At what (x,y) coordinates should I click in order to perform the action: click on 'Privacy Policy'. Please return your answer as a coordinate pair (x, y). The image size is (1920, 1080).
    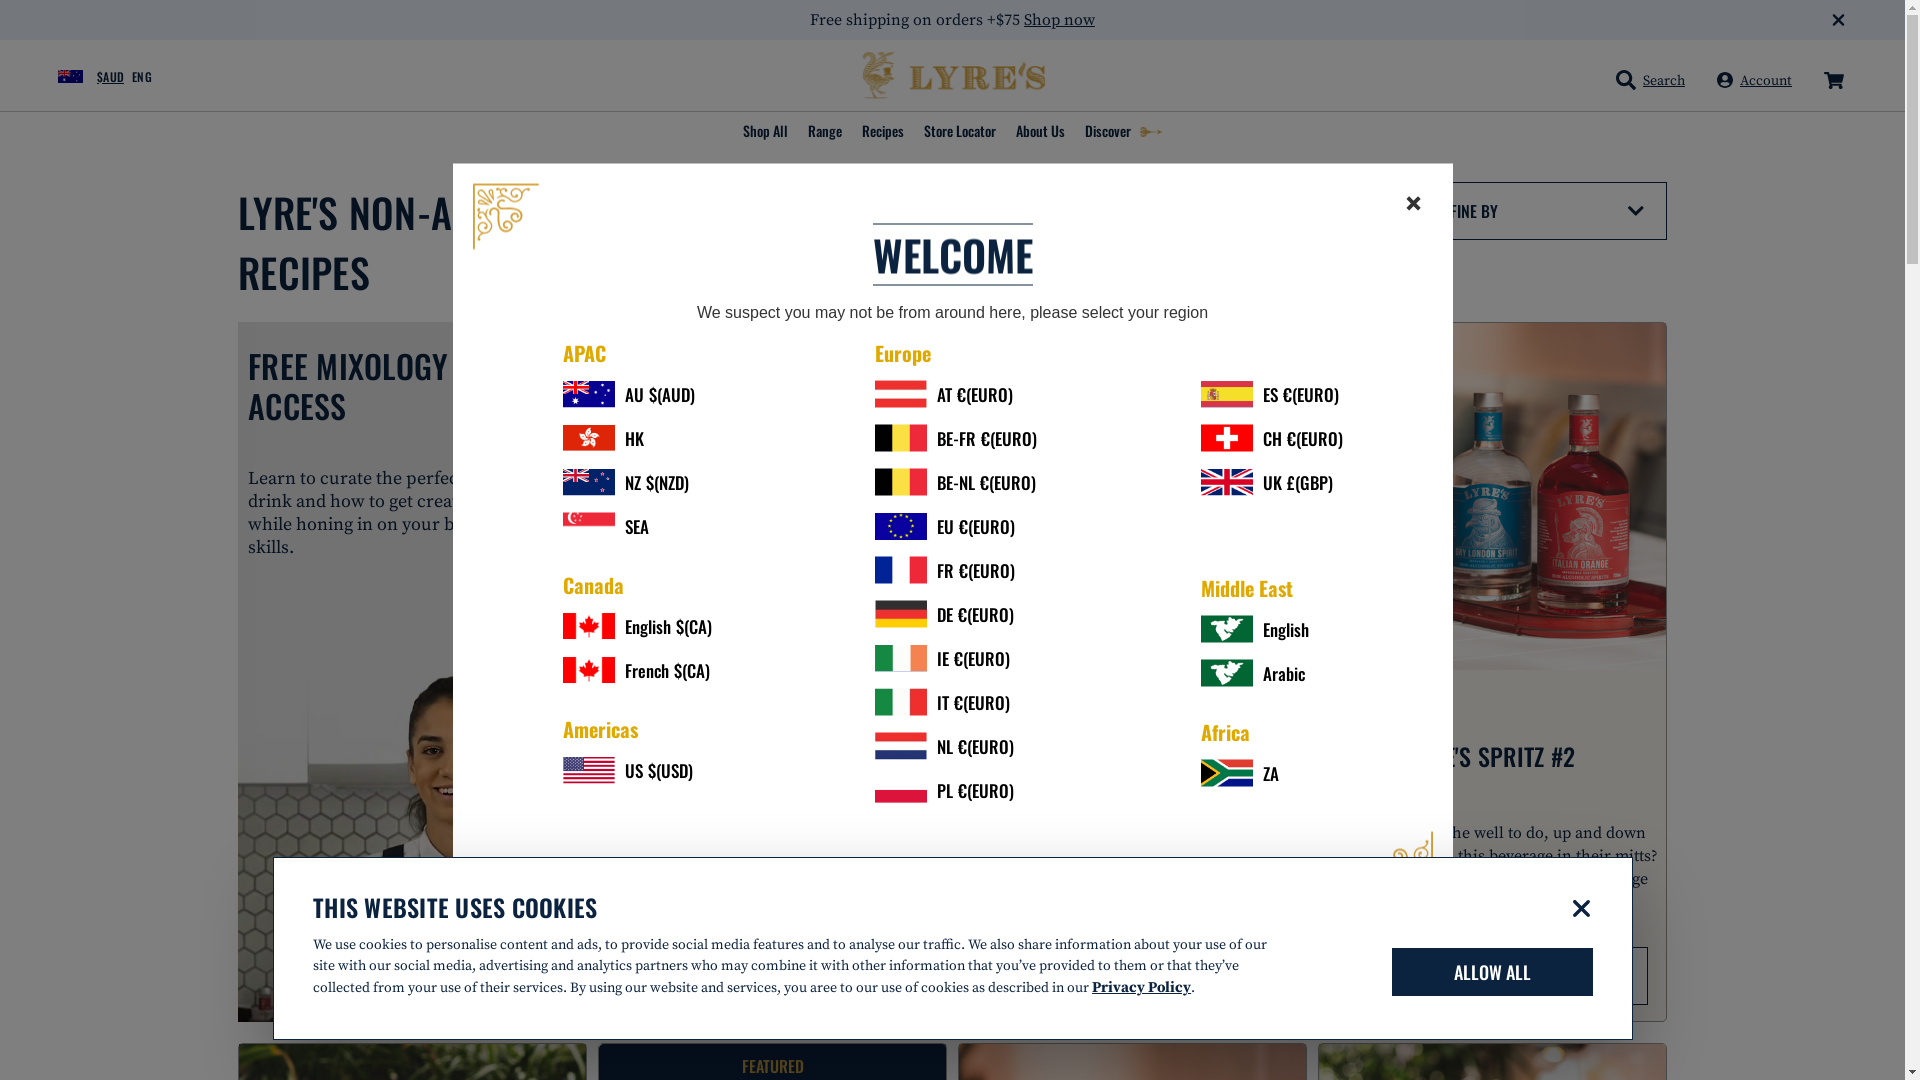
    Looking at the image, I should click on (1141, 986).